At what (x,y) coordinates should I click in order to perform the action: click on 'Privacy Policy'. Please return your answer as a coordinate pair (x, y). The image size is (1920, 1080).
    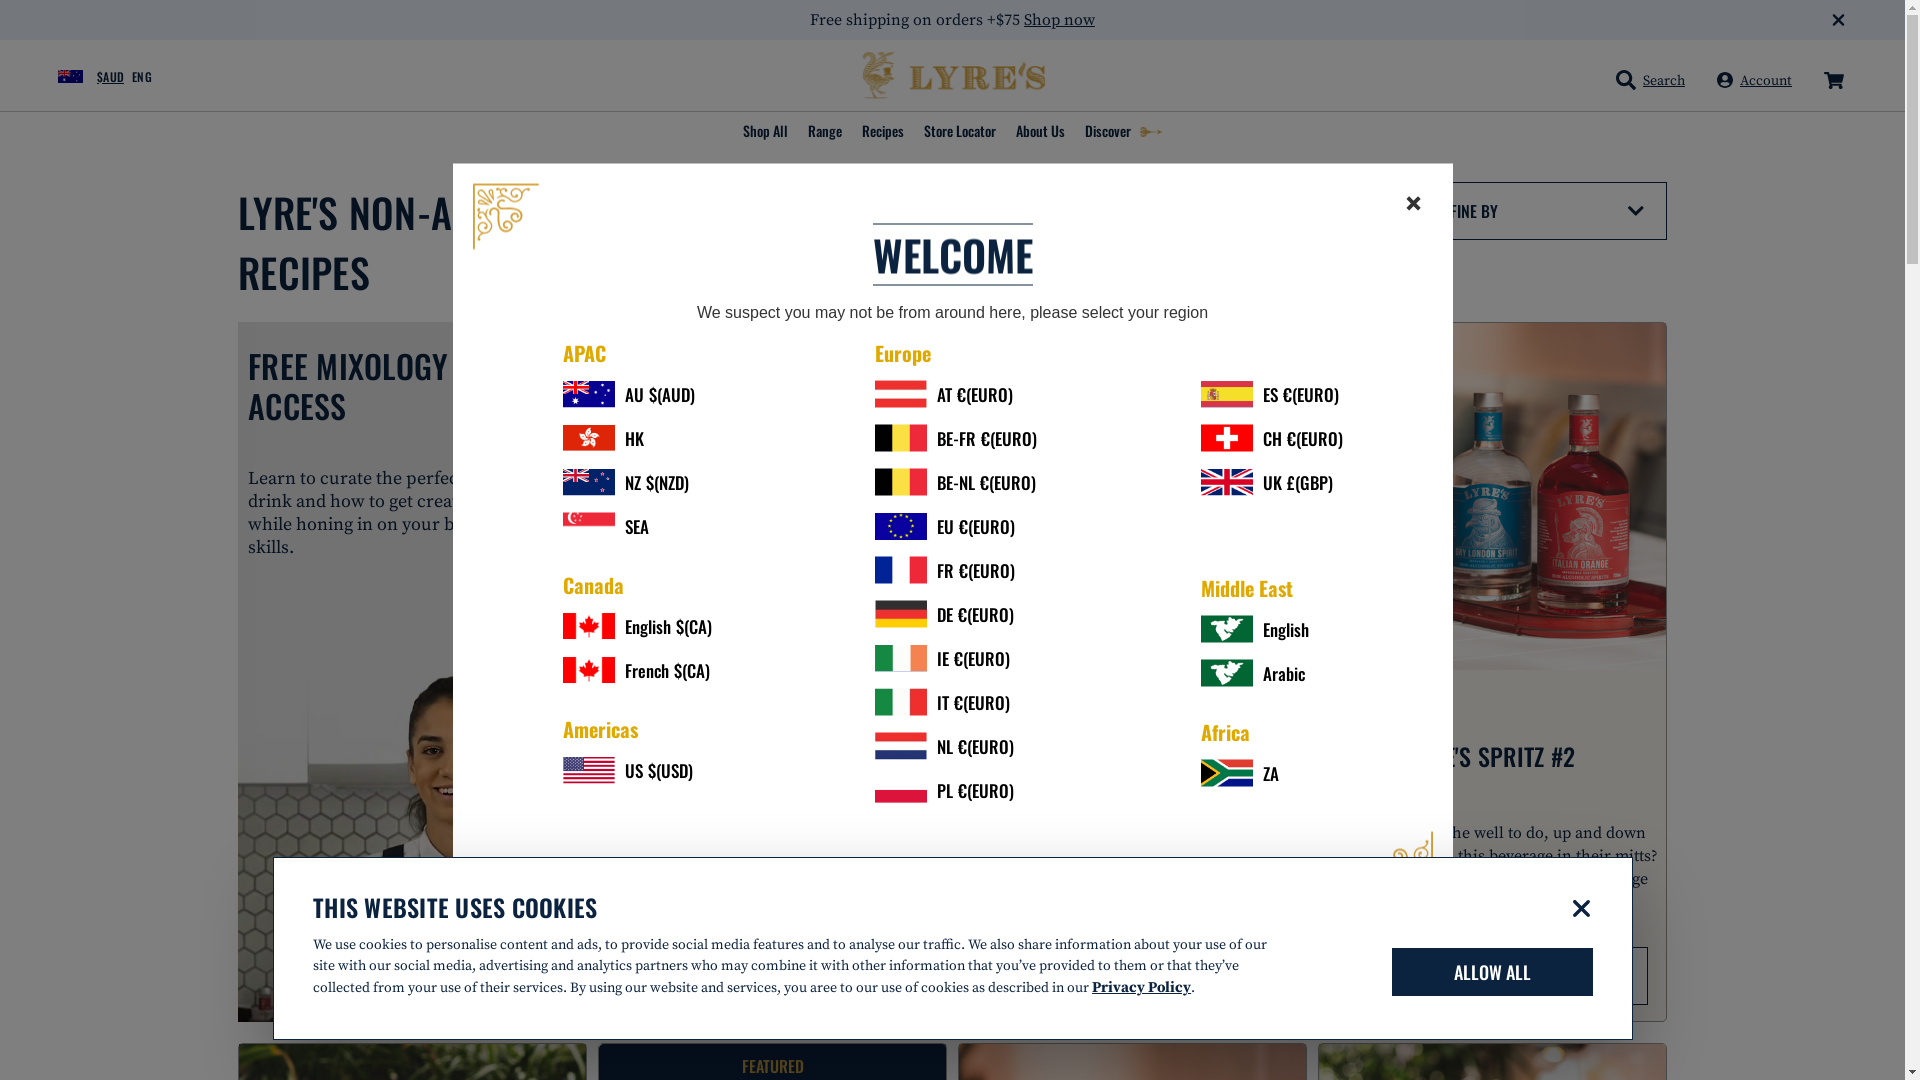
    Looking at the image, I should click on (1141, 986).